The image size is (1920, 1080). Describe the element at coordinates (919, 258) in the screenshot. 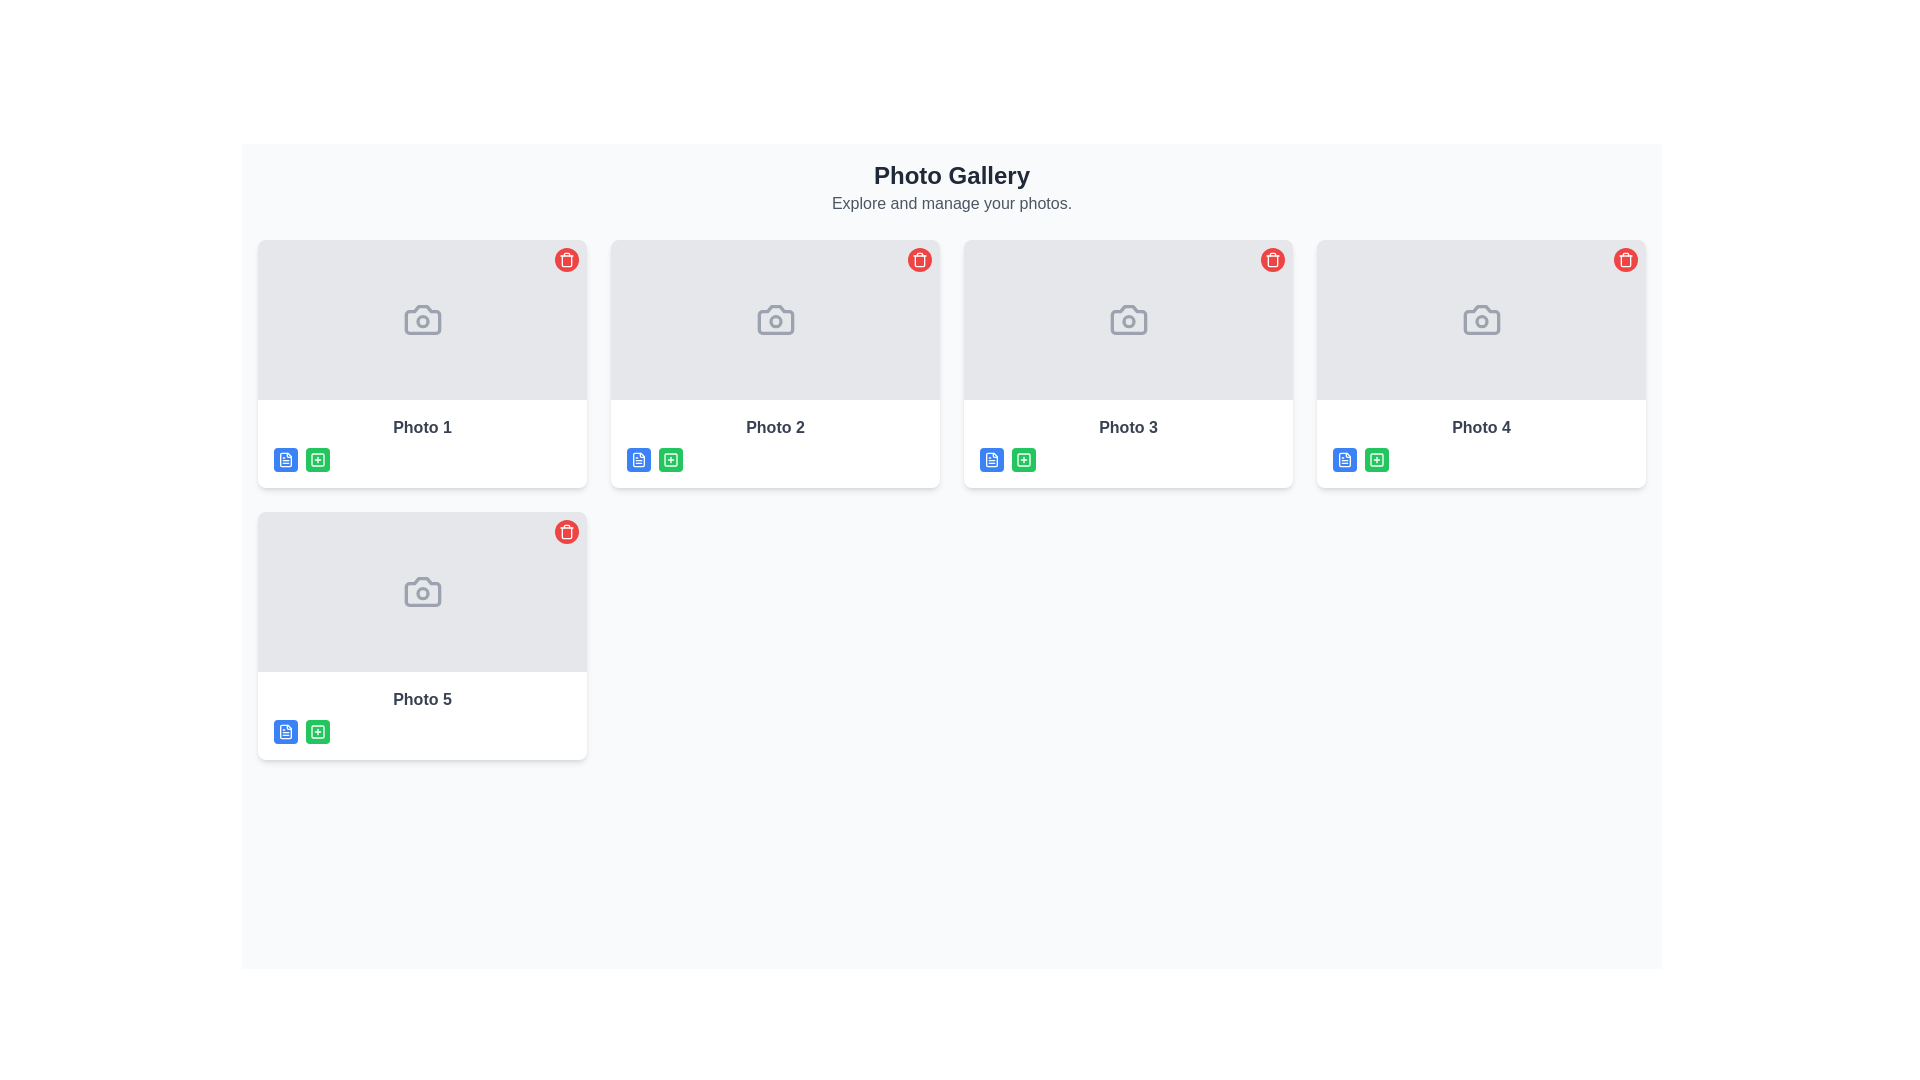

I see `the delete button located in the top-right corner of the card labeled 'Photo 2'` at that location.